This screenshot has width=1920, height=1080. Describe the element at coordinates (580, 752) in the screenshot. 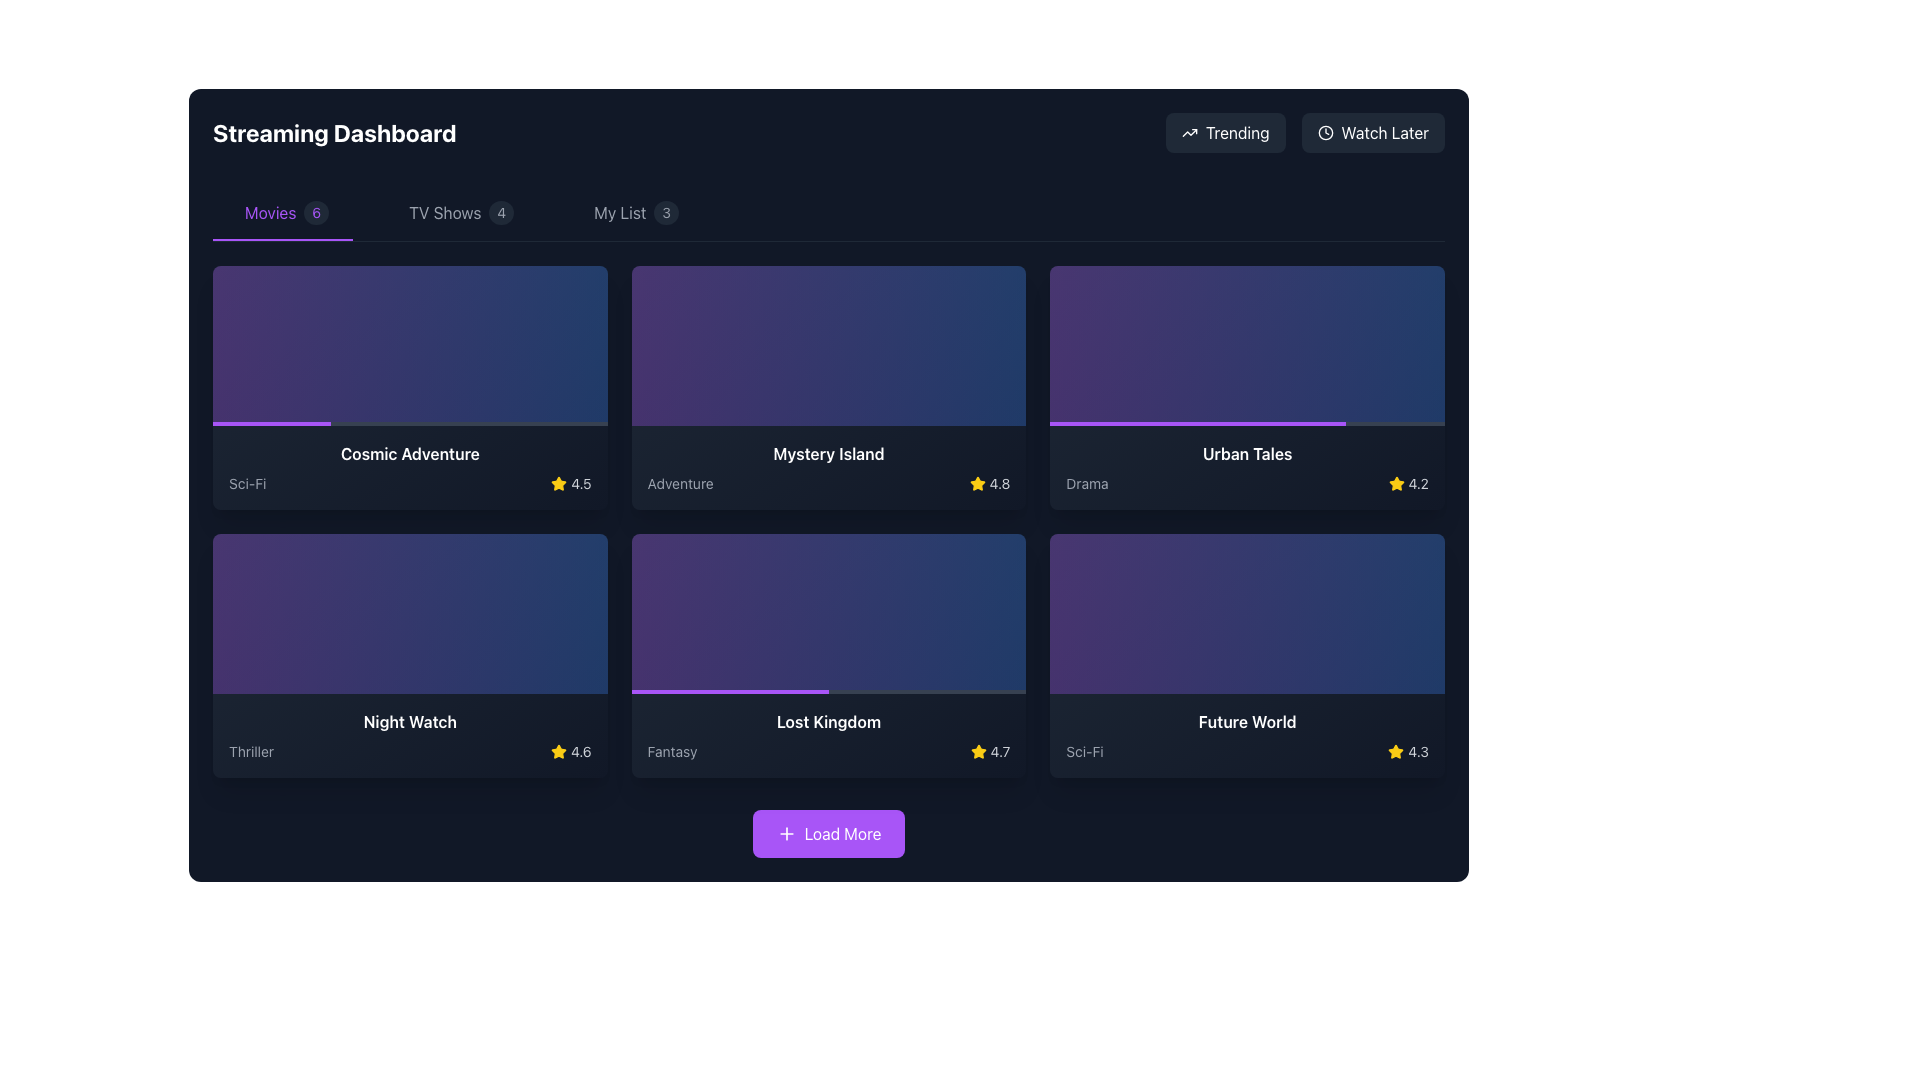

I see `the text label displaying the rating '4.6' located to the right of the star icon in the 'Night Watch' movie card` at that location.